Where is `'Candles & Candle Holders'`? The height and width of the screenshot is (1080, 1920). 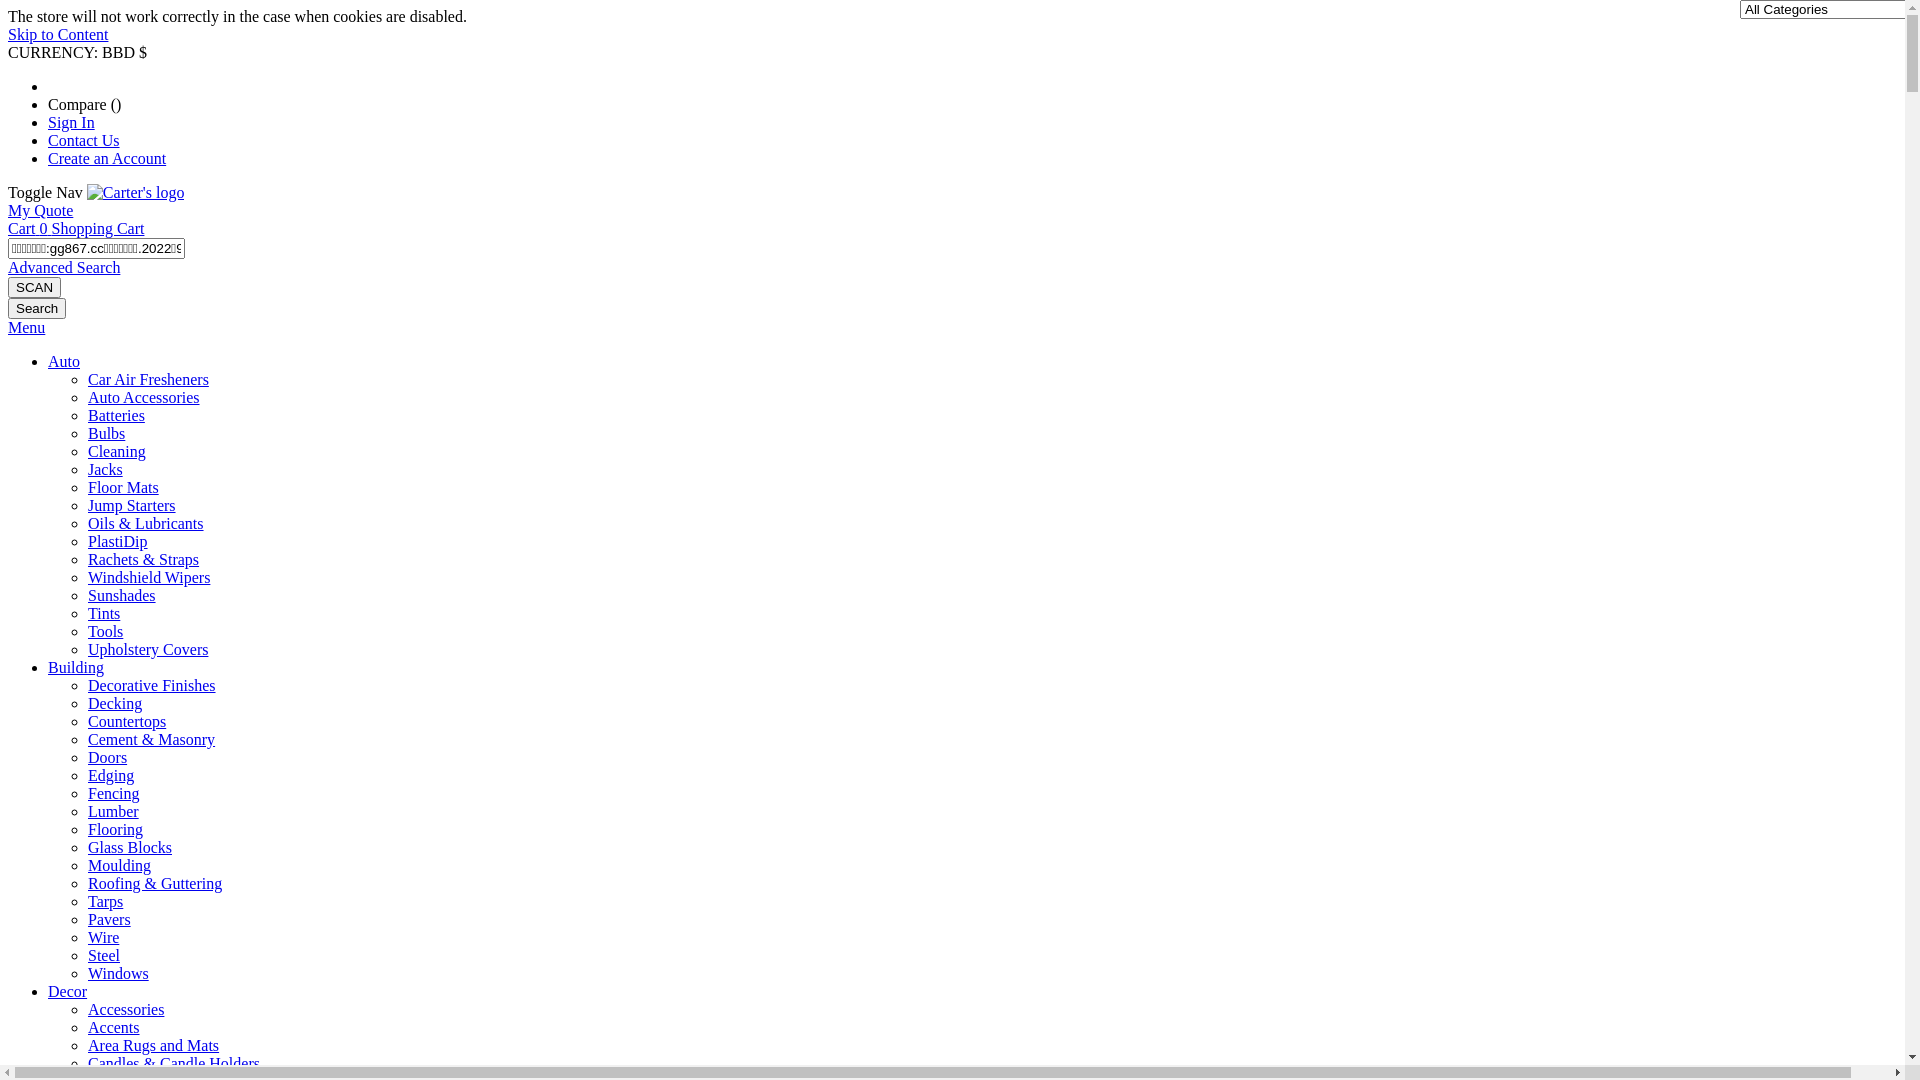
'Candles & Candle Holders' is located at coordinates (173, 1062).